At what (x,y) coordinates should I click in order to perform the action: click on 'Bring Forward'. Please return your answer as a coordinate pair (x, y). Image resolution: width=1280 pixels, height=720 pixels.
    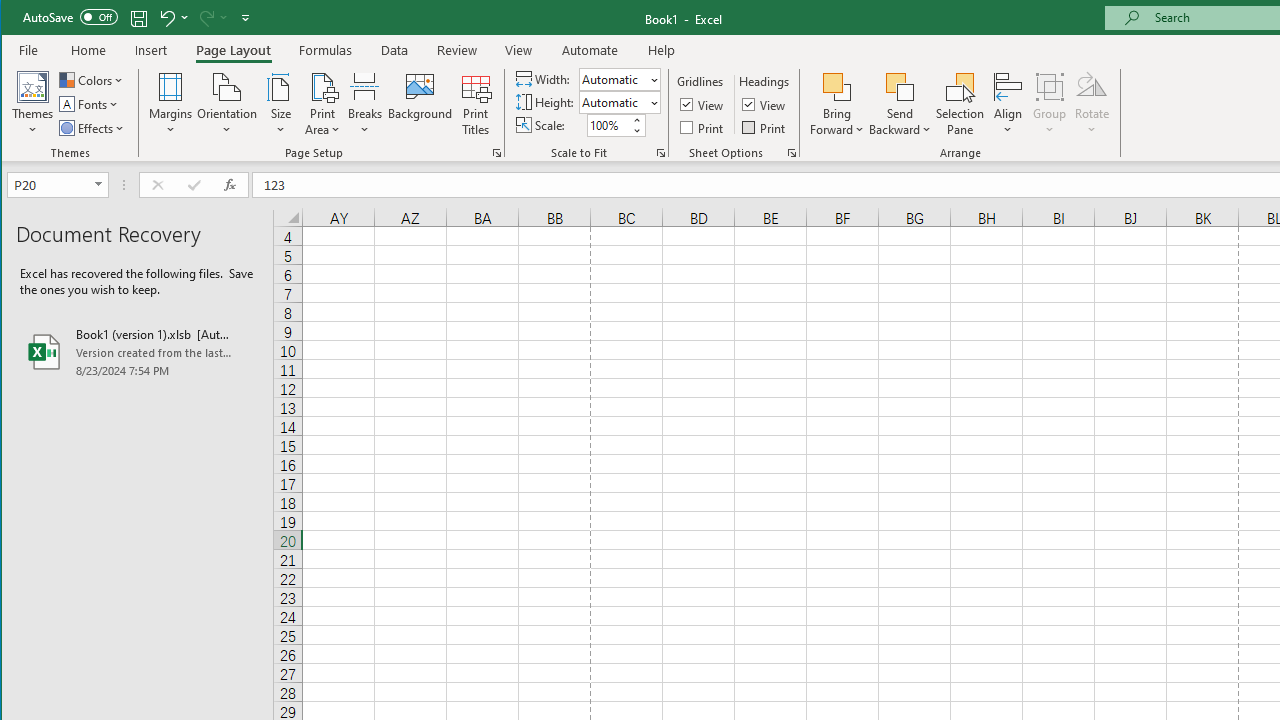
    Looking at the image, I should click on (837, 104).